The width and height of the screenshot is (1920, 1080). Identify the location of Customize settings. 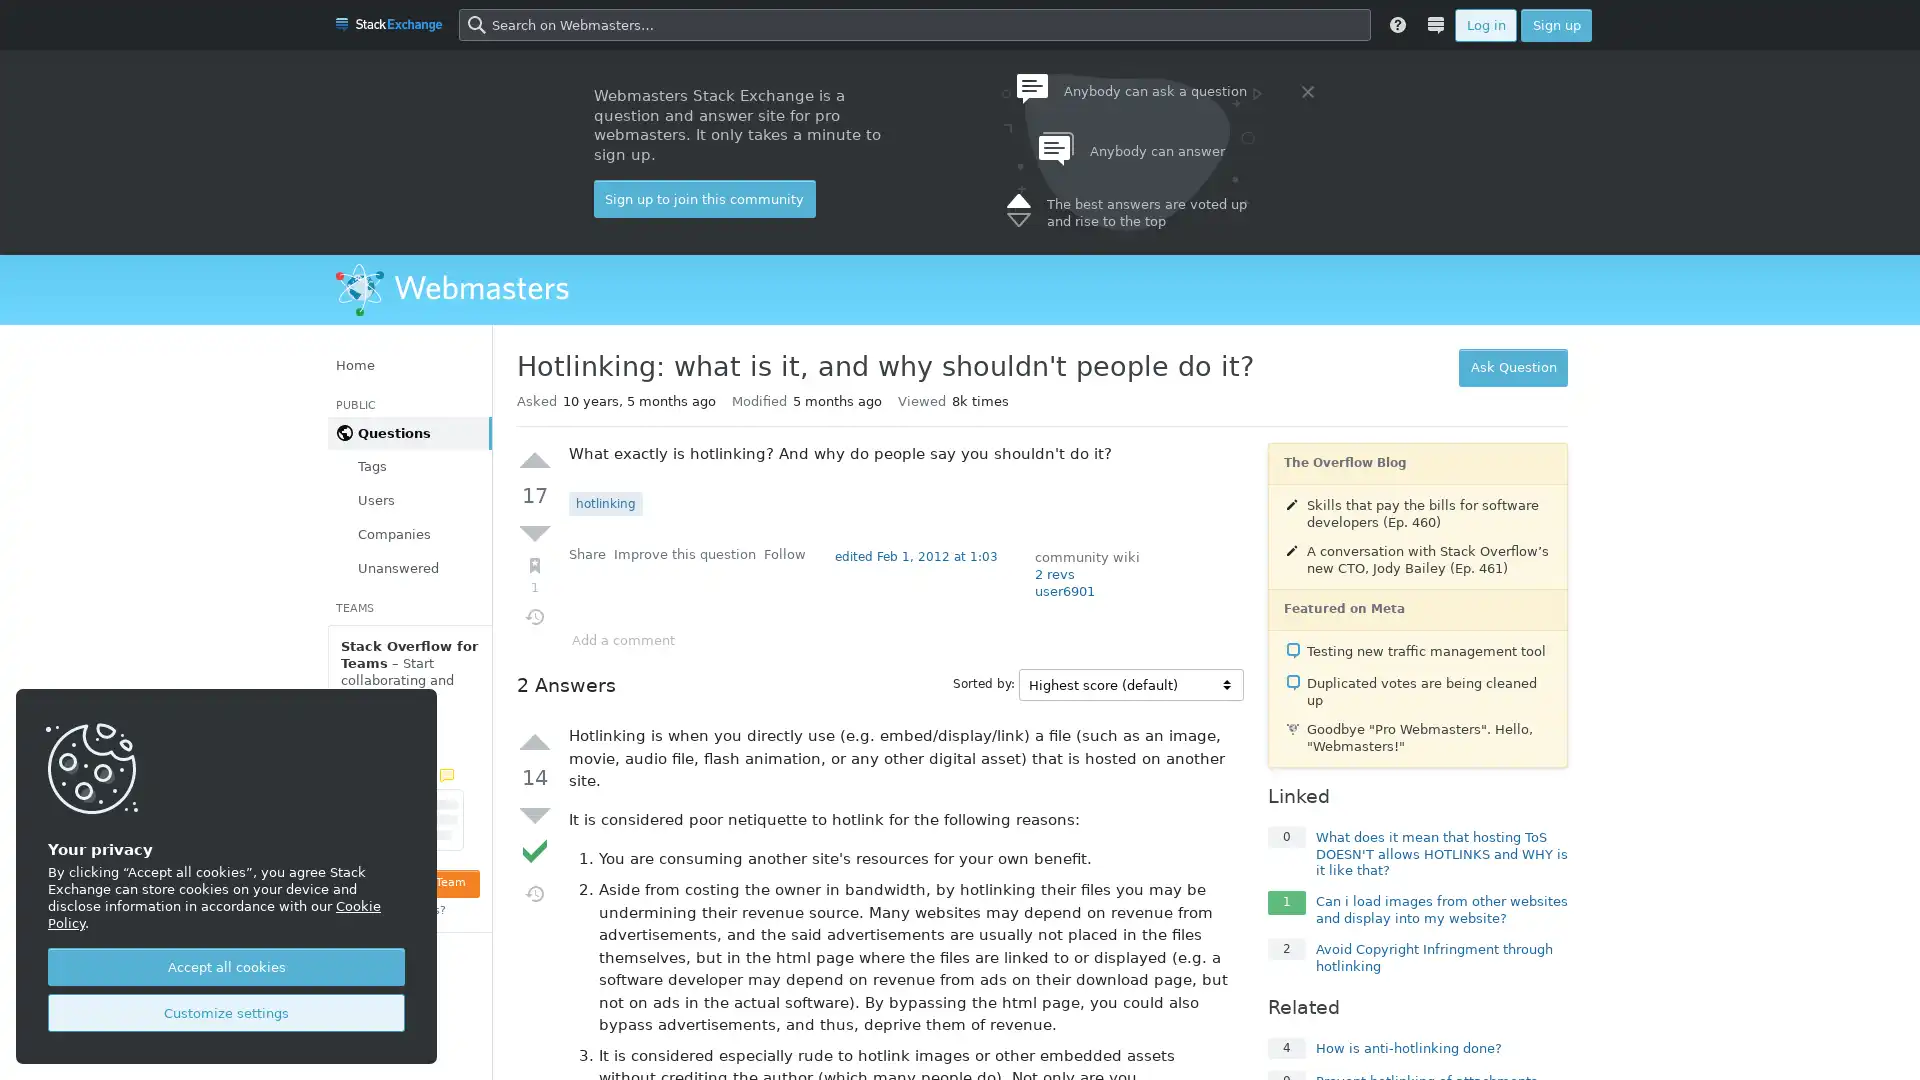
(226, 1013).